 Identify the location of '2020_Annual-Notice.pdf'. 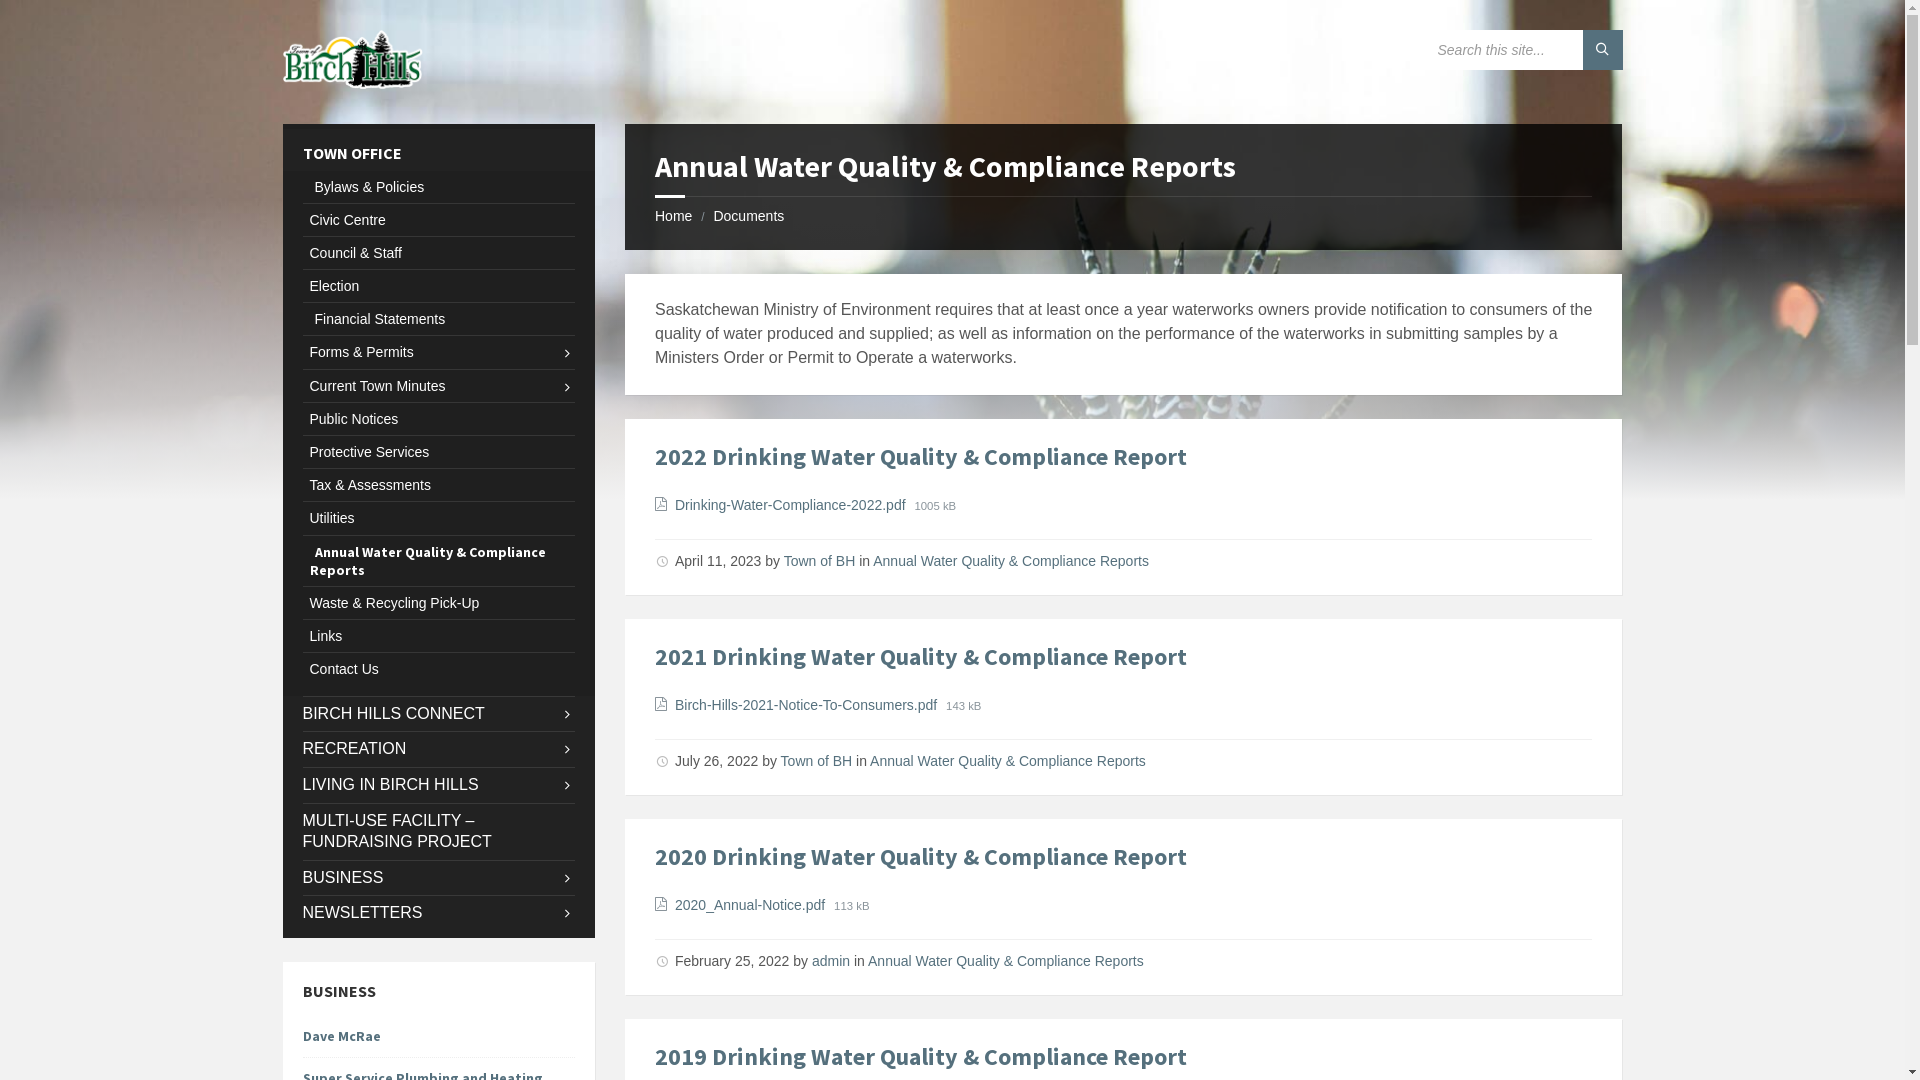
(675, 905).